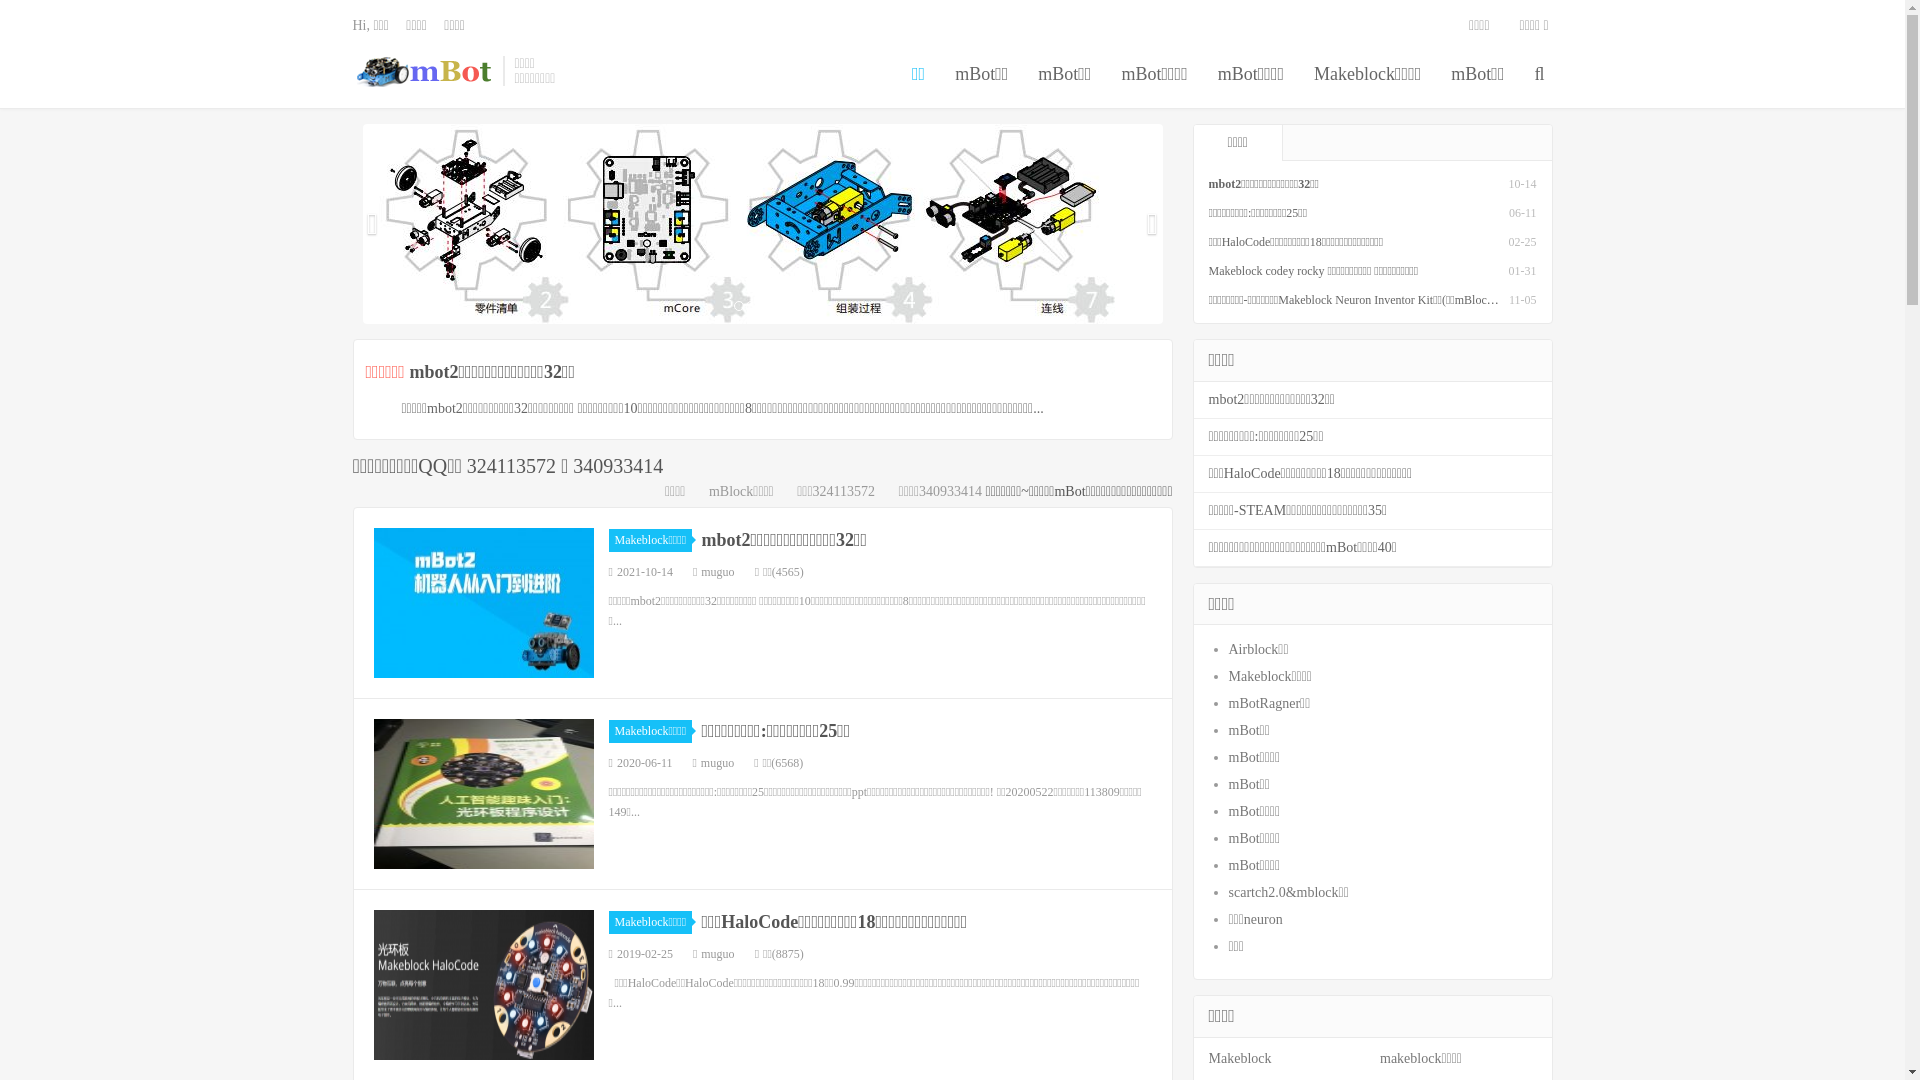  Describe the element at coordinates (1238, 1057) in the screenshot. I see `'Makeblock'` at that location.